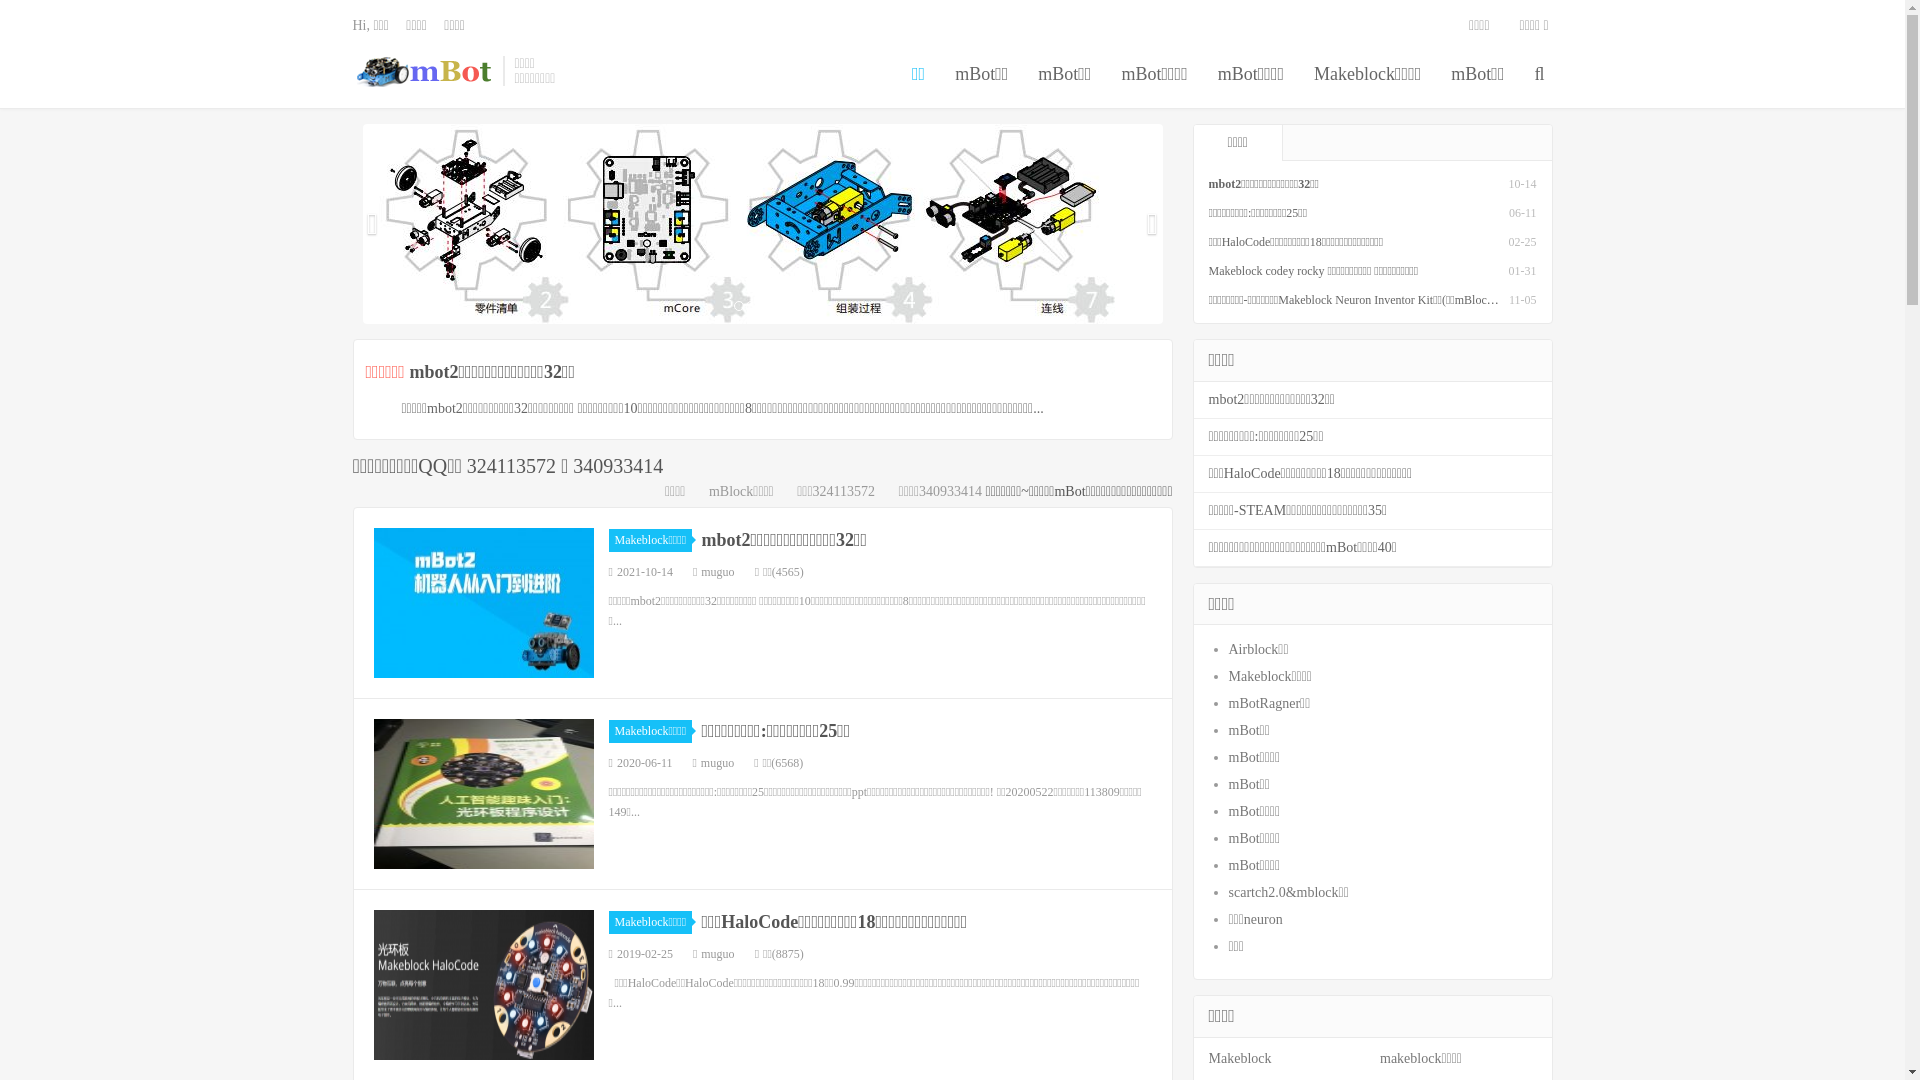  Describe the element at coordinates (1238, 1057) in the screenshot. I see `'Makeblock'` at that location.